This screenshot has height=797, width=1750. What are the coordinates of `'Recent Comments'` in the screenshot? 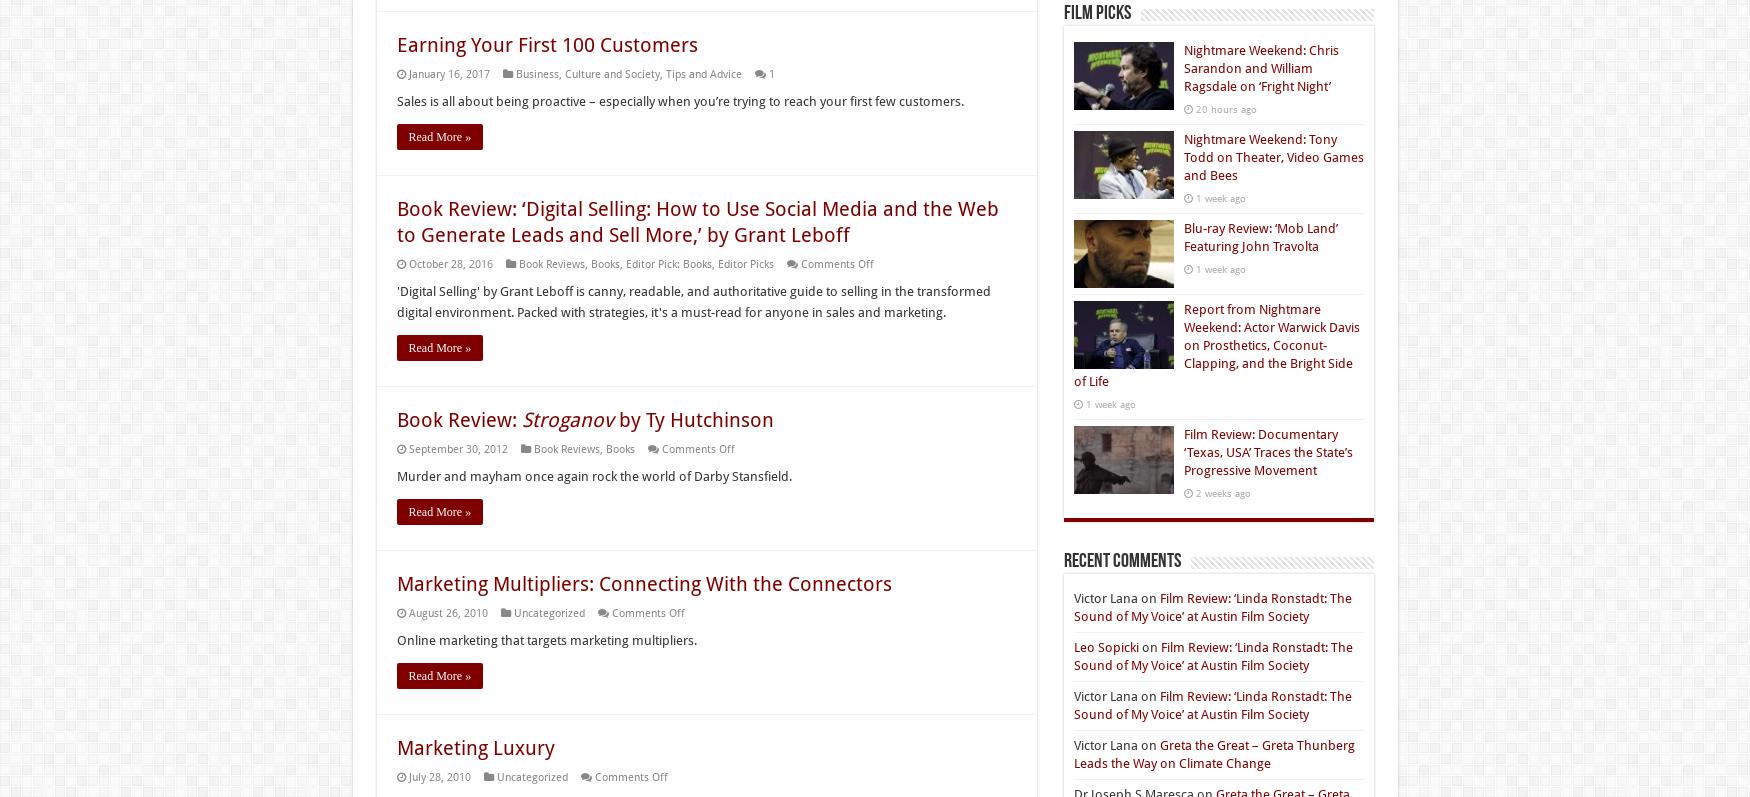 It's located at (1121, 560).